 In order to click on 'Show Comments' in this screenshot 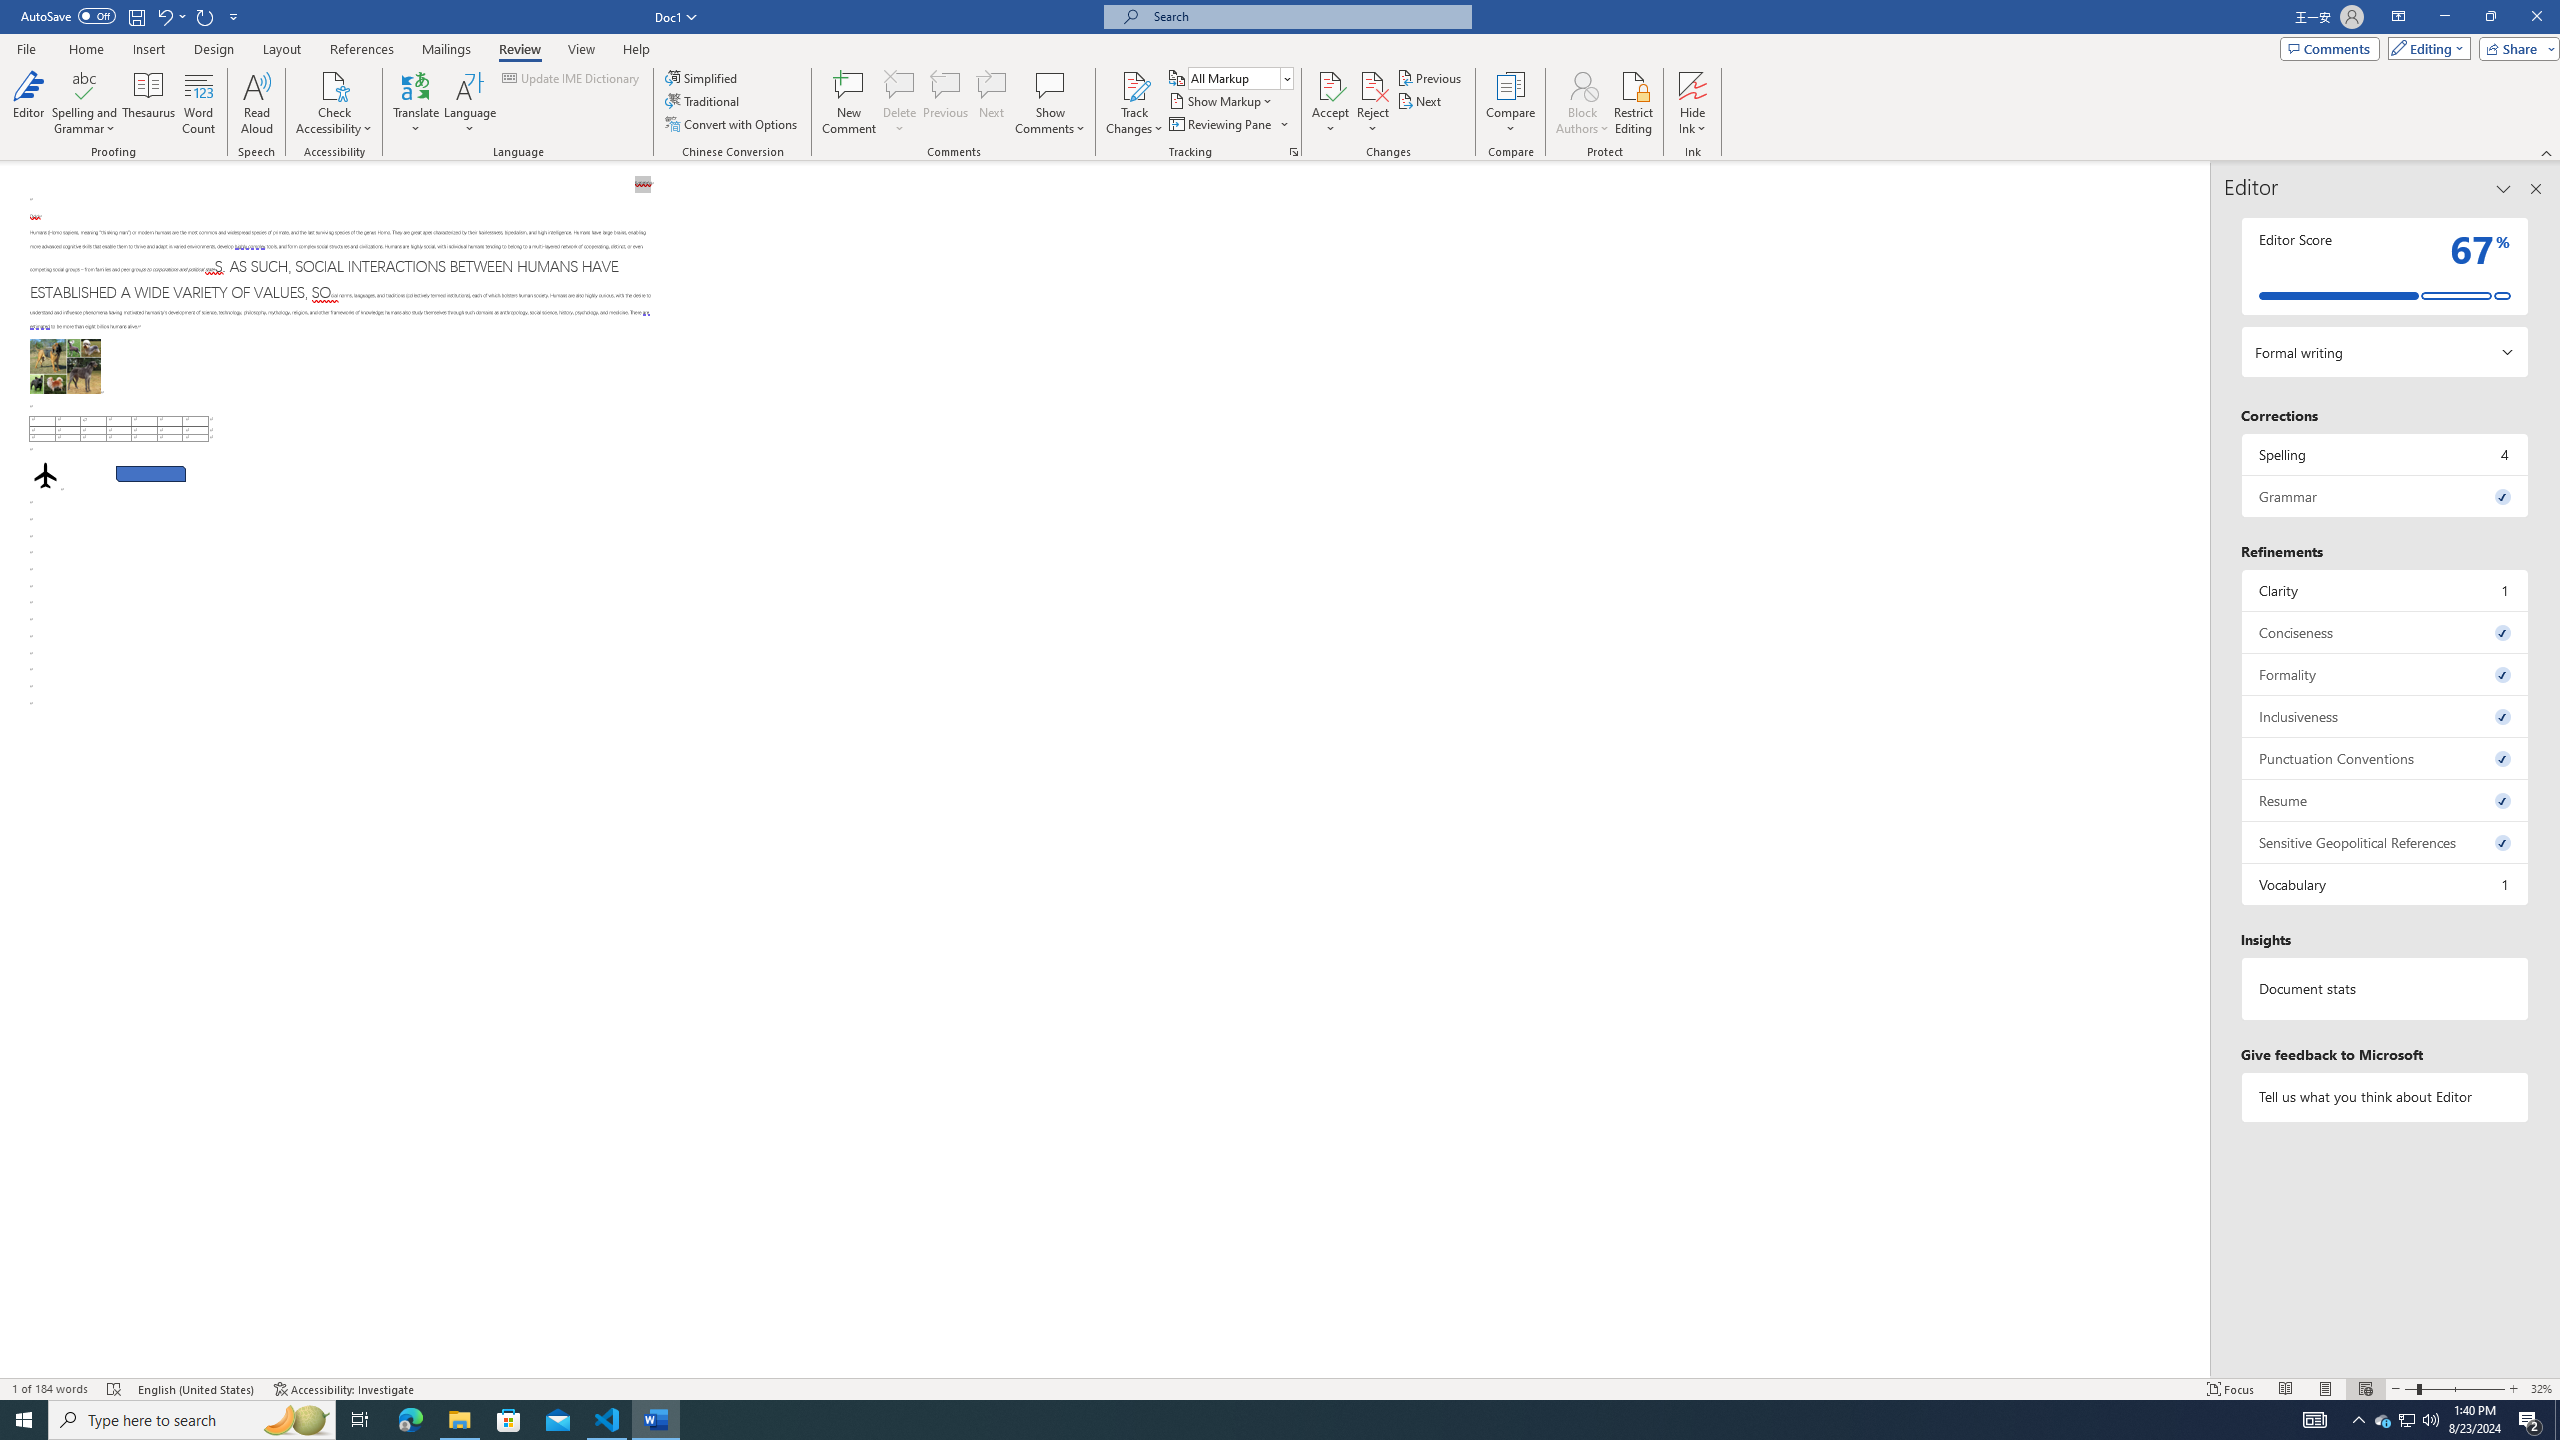, I will do `click(1049, 103)`.